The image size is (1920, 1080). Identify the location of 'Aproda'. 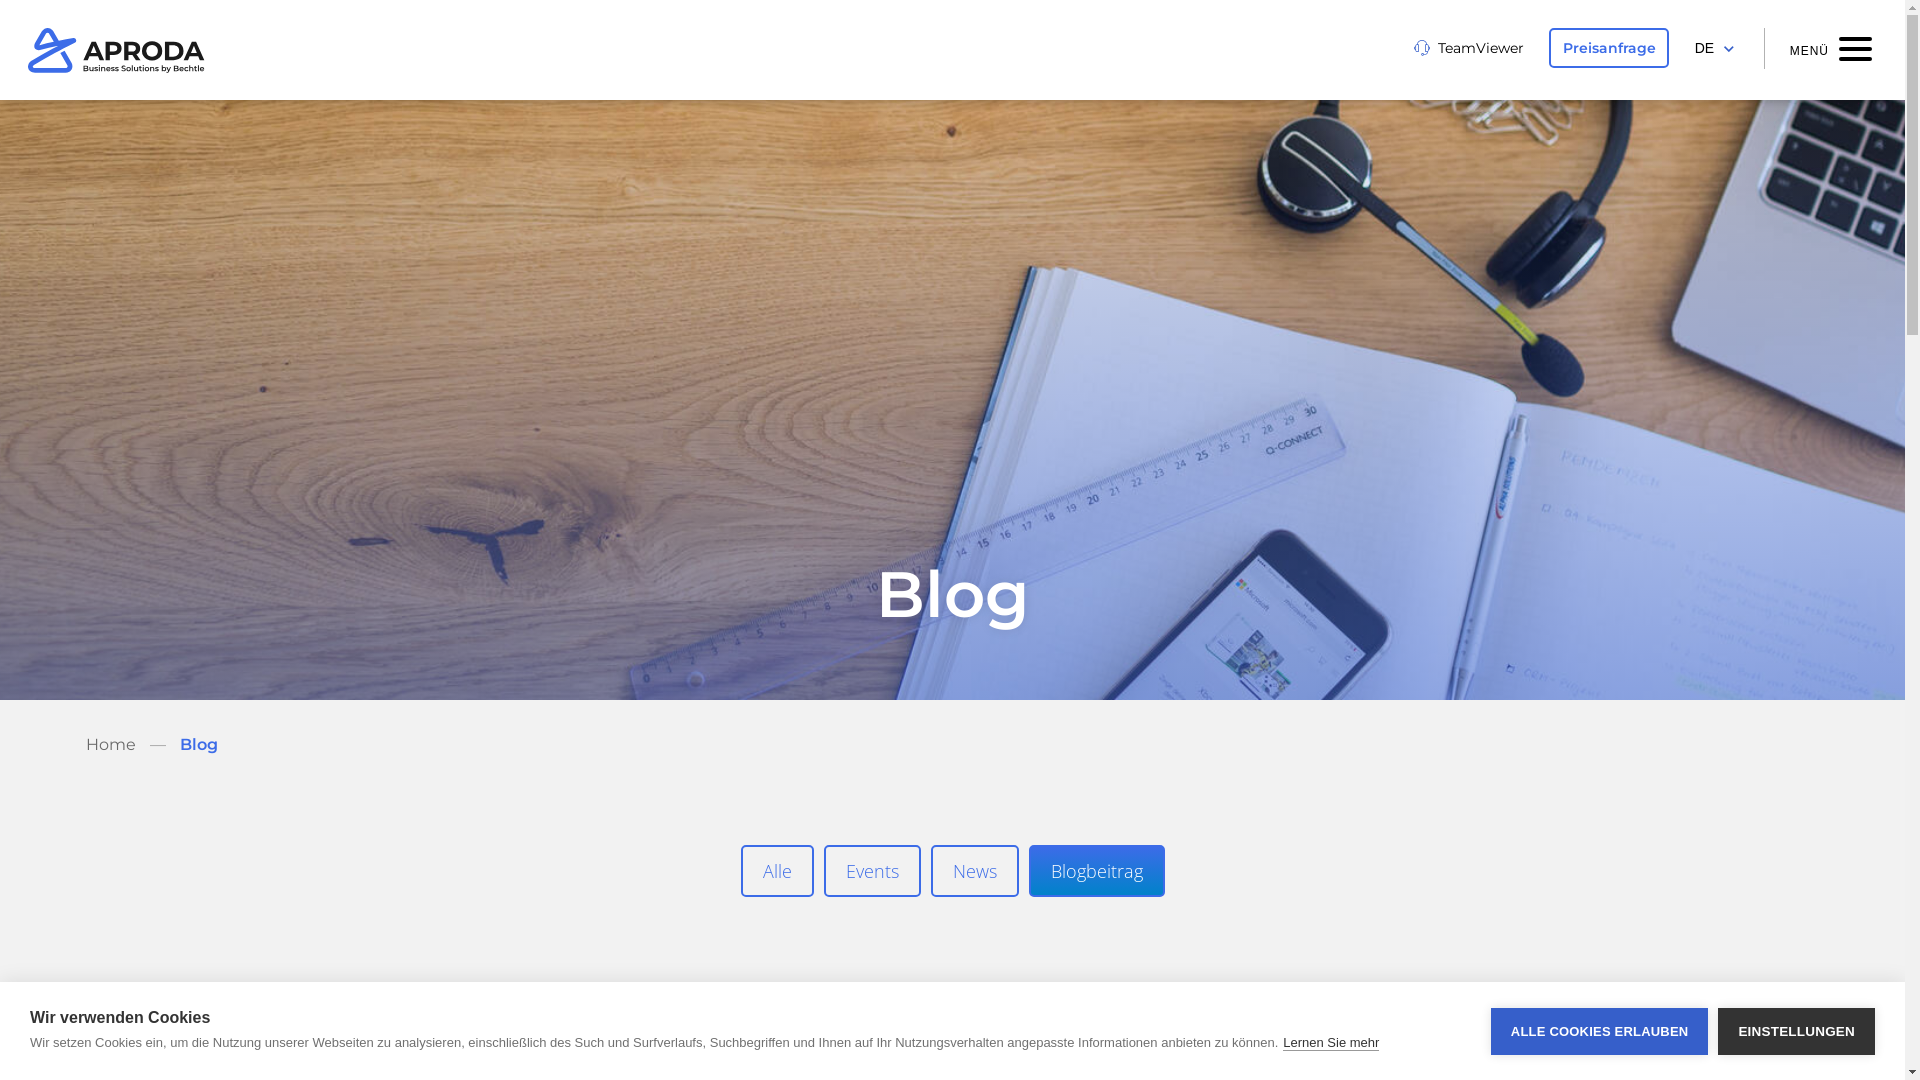
(28, 49).